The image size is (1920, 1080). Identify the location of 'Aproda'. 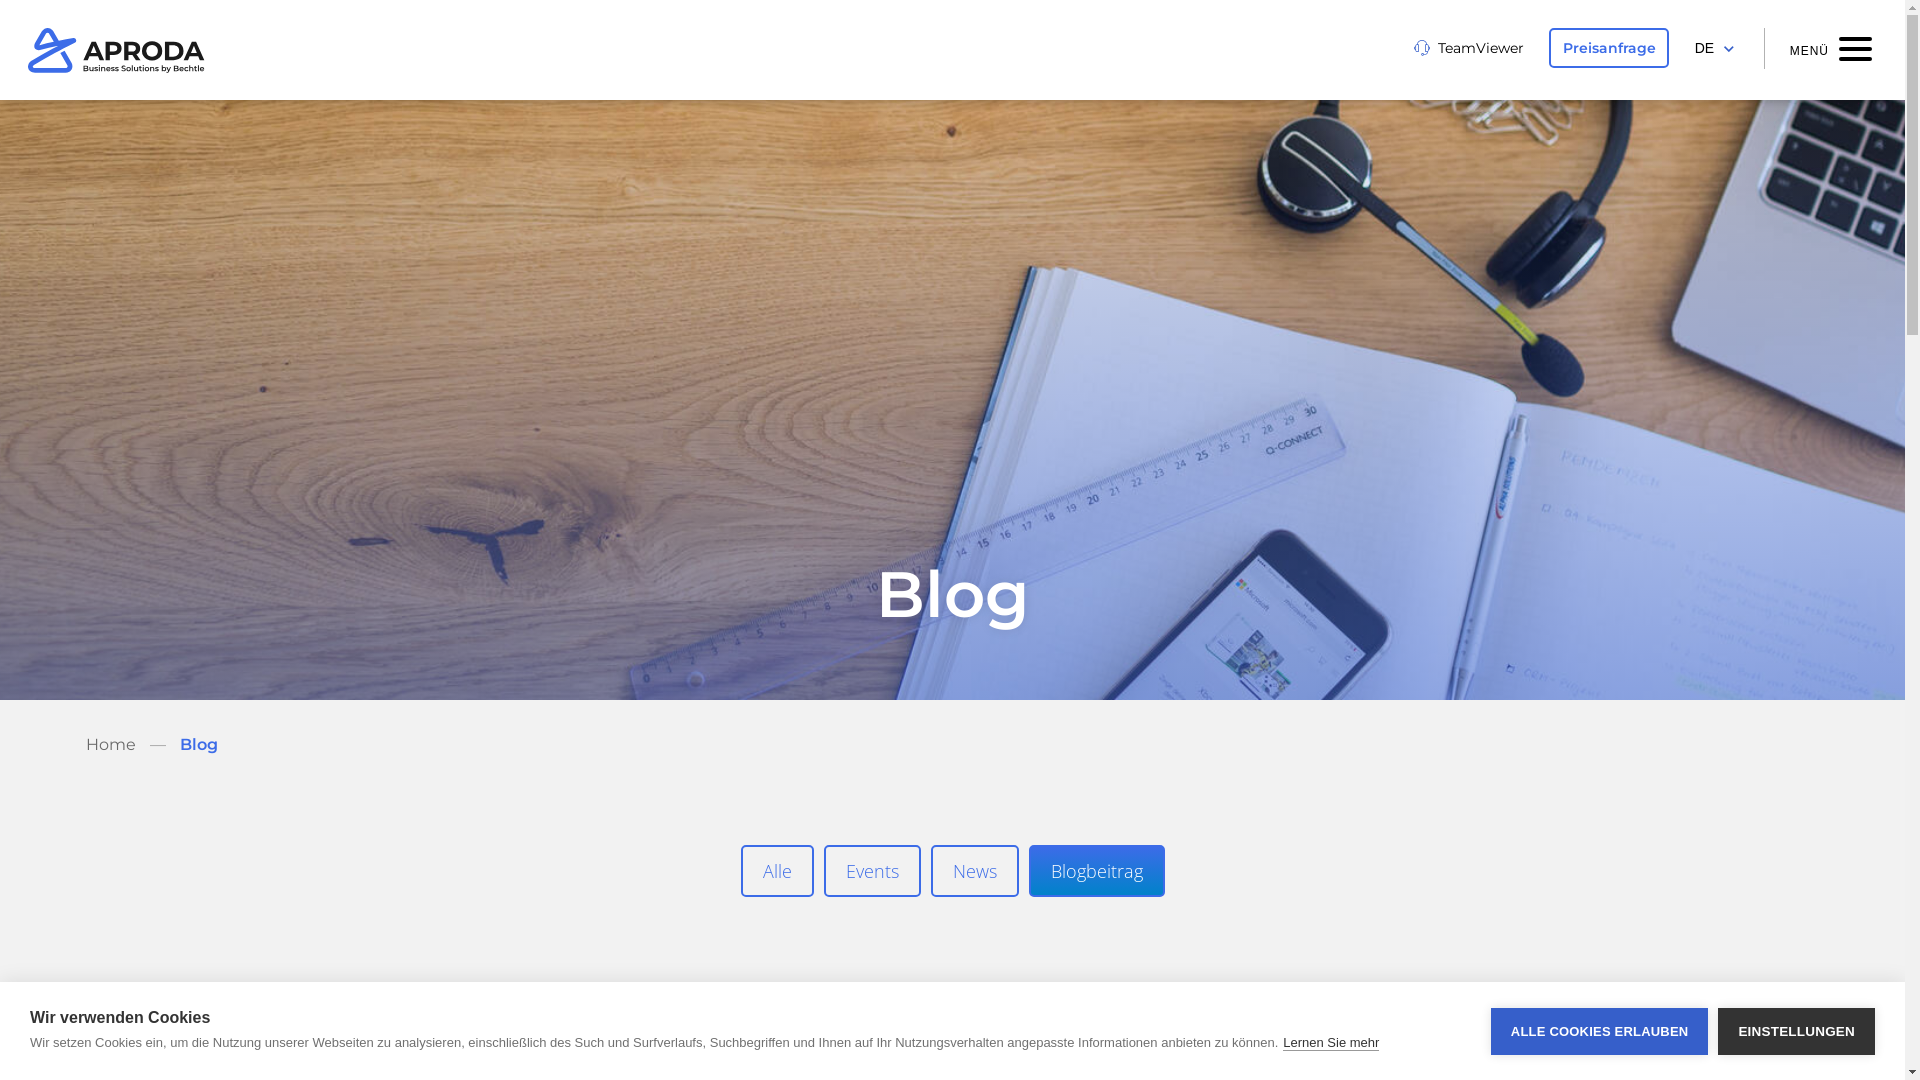
(28, 49).